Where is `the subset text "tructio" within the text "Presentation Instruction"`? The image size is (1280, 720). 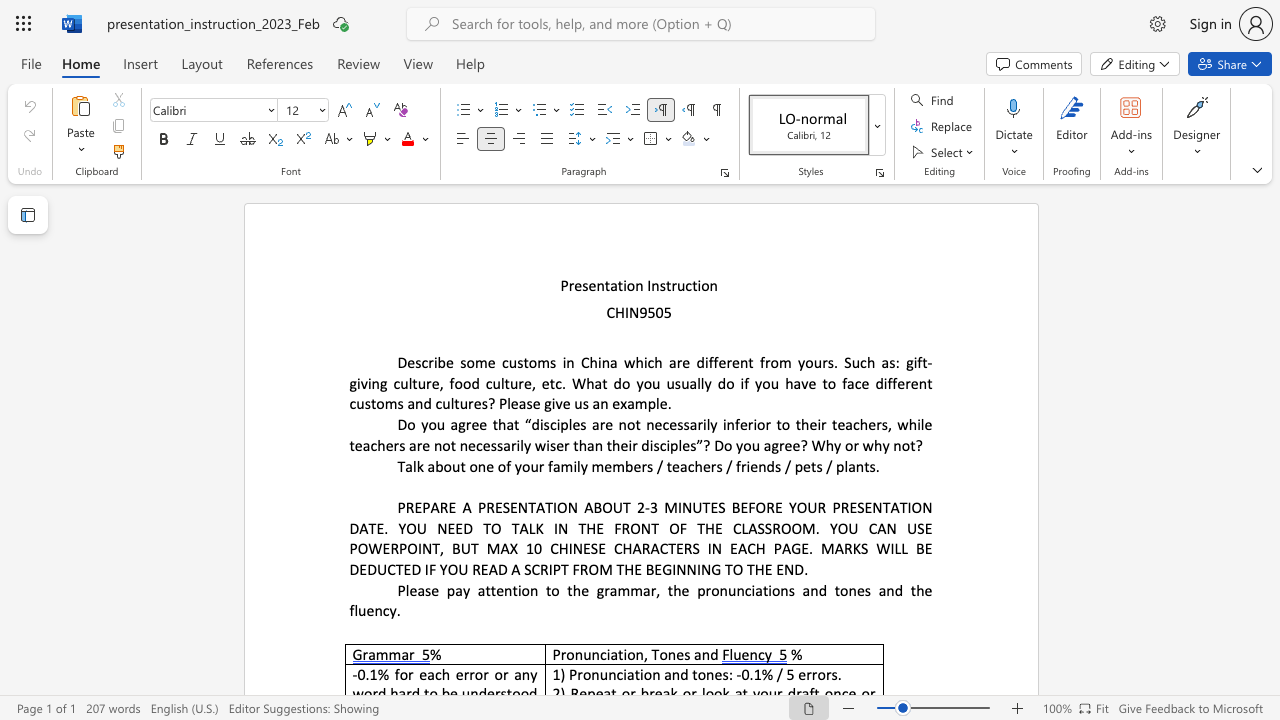 the subset text "tructio" within the text "Presentation Instruction" is located at coordinates (665, 285).